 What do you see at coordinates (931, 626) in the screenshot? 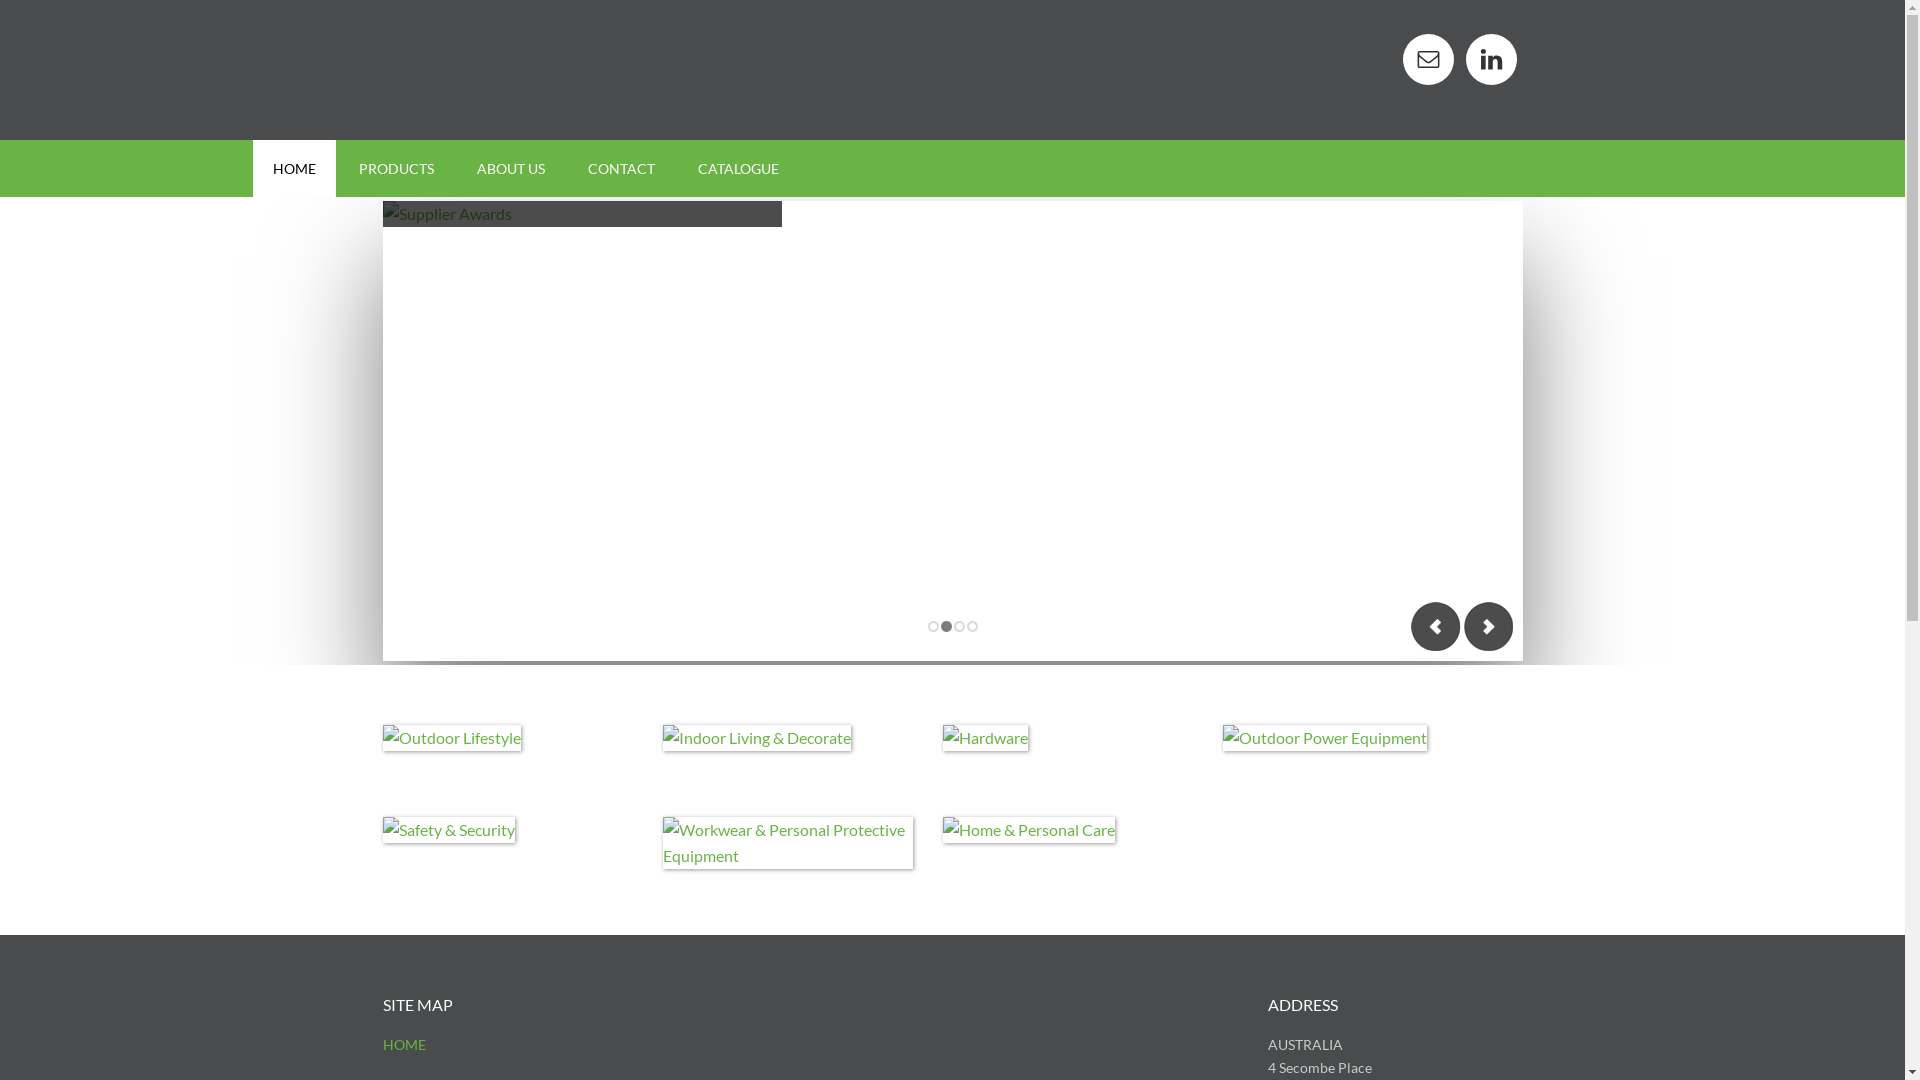
I see `'1'` at bounding box center [931, 626].